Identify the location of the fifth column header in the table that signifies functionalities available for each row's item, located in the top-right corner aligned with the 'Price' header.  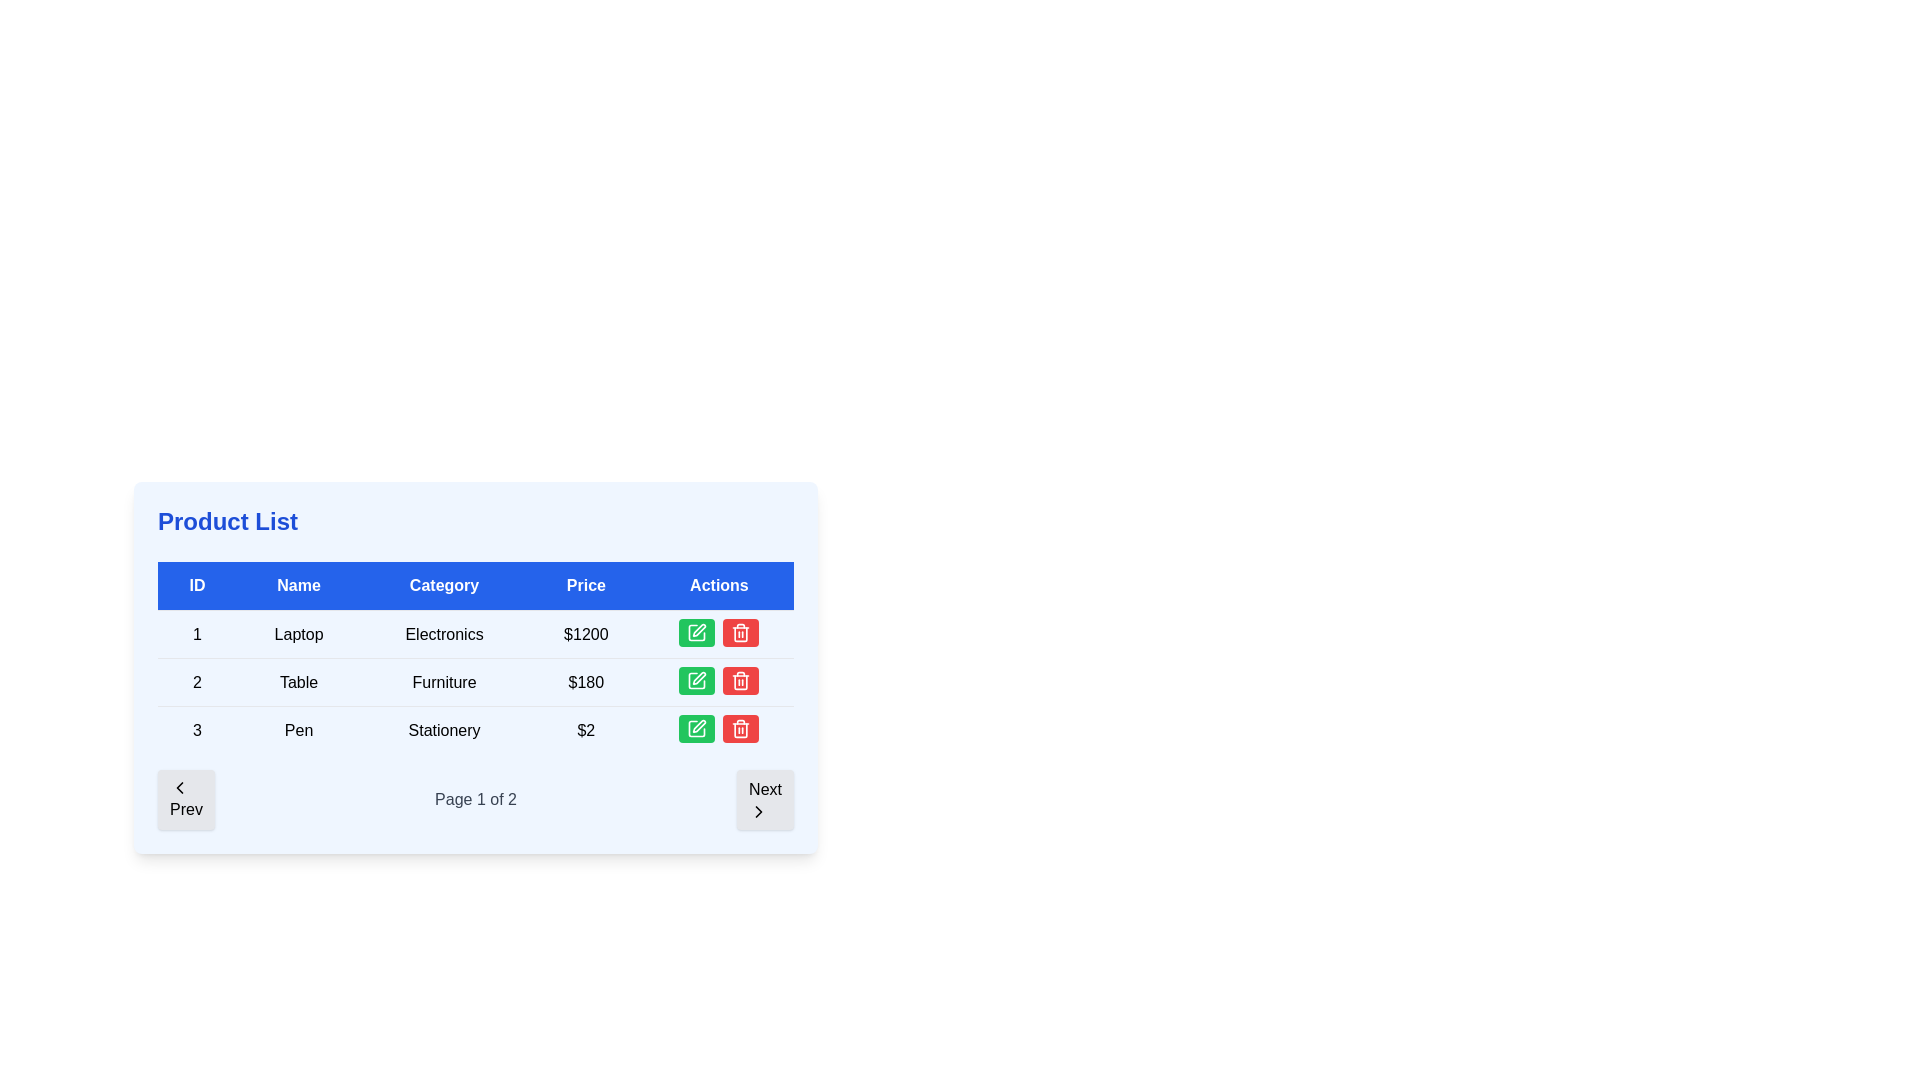
(719, 585).